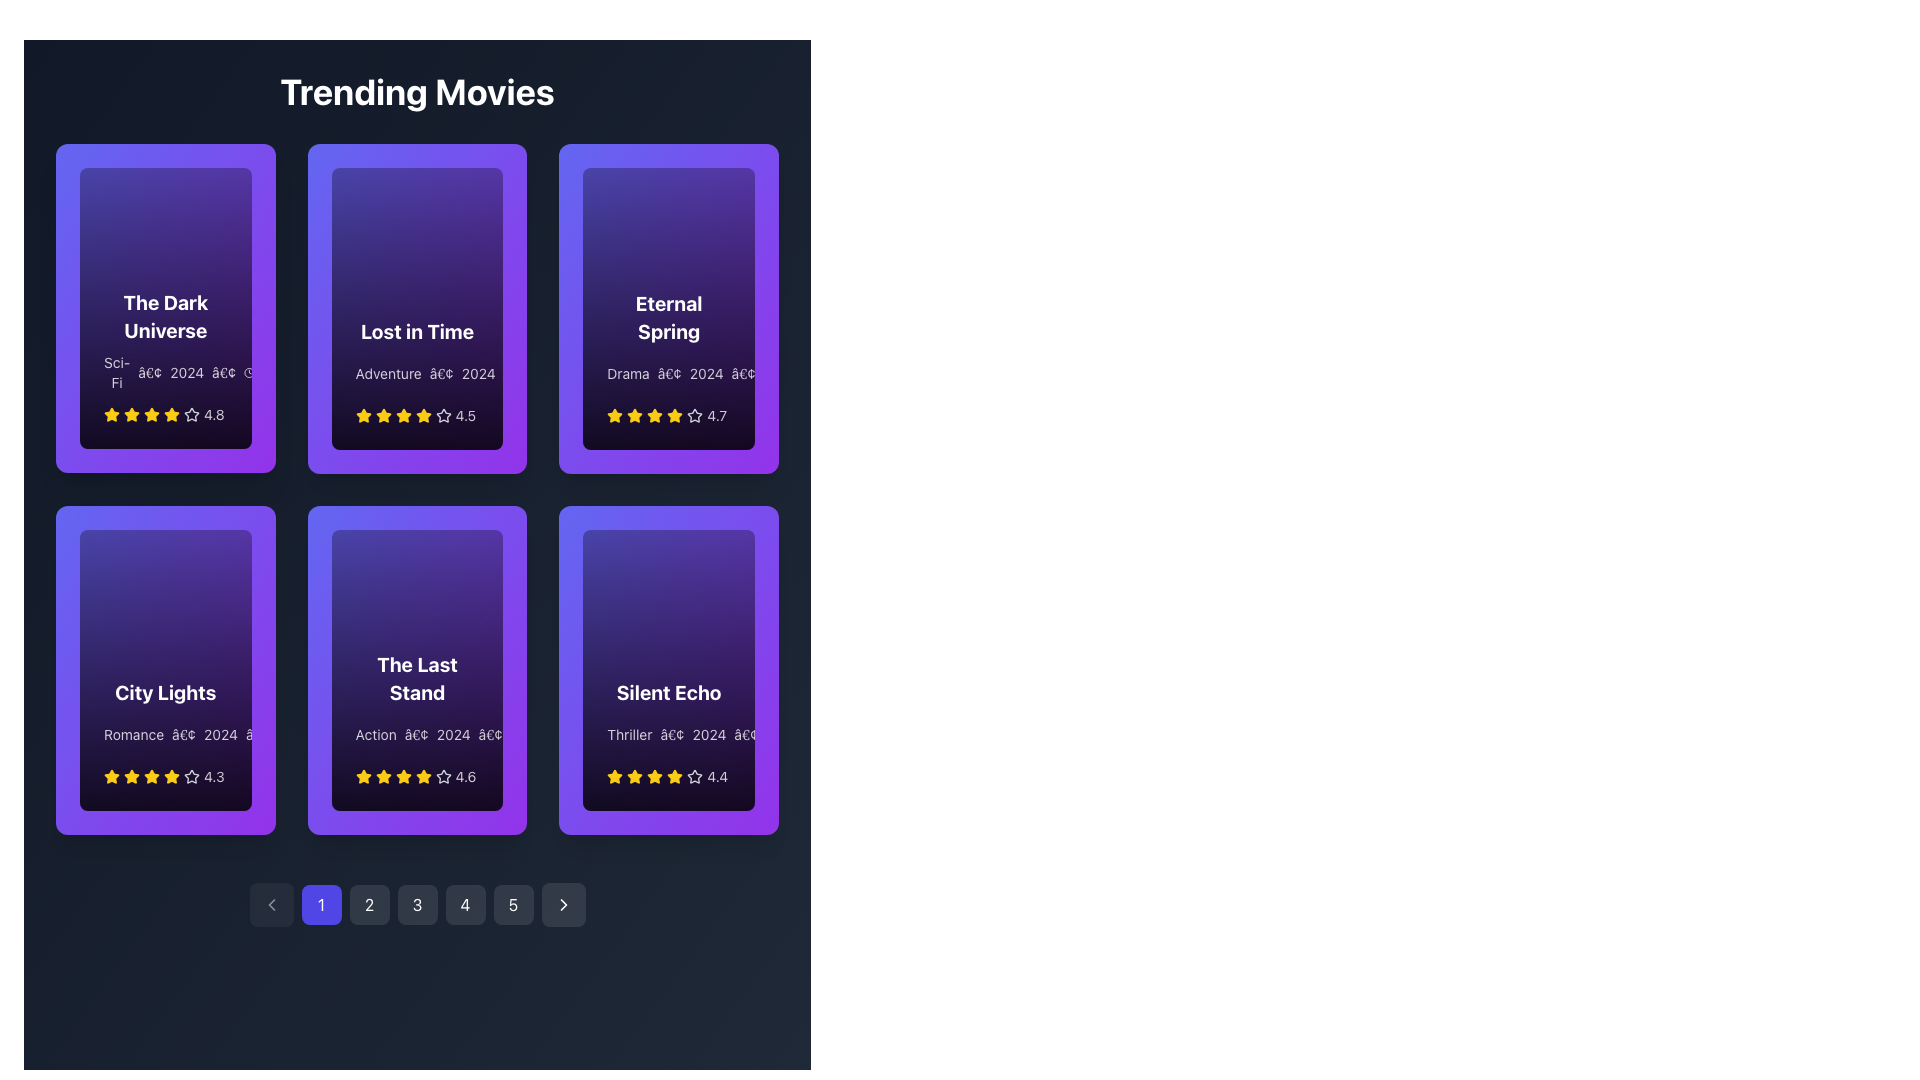  Describe the element at coordinates (241, 547) in the screenshot. I see `the triangular play button icon within the 'City Lights' card` at that location.